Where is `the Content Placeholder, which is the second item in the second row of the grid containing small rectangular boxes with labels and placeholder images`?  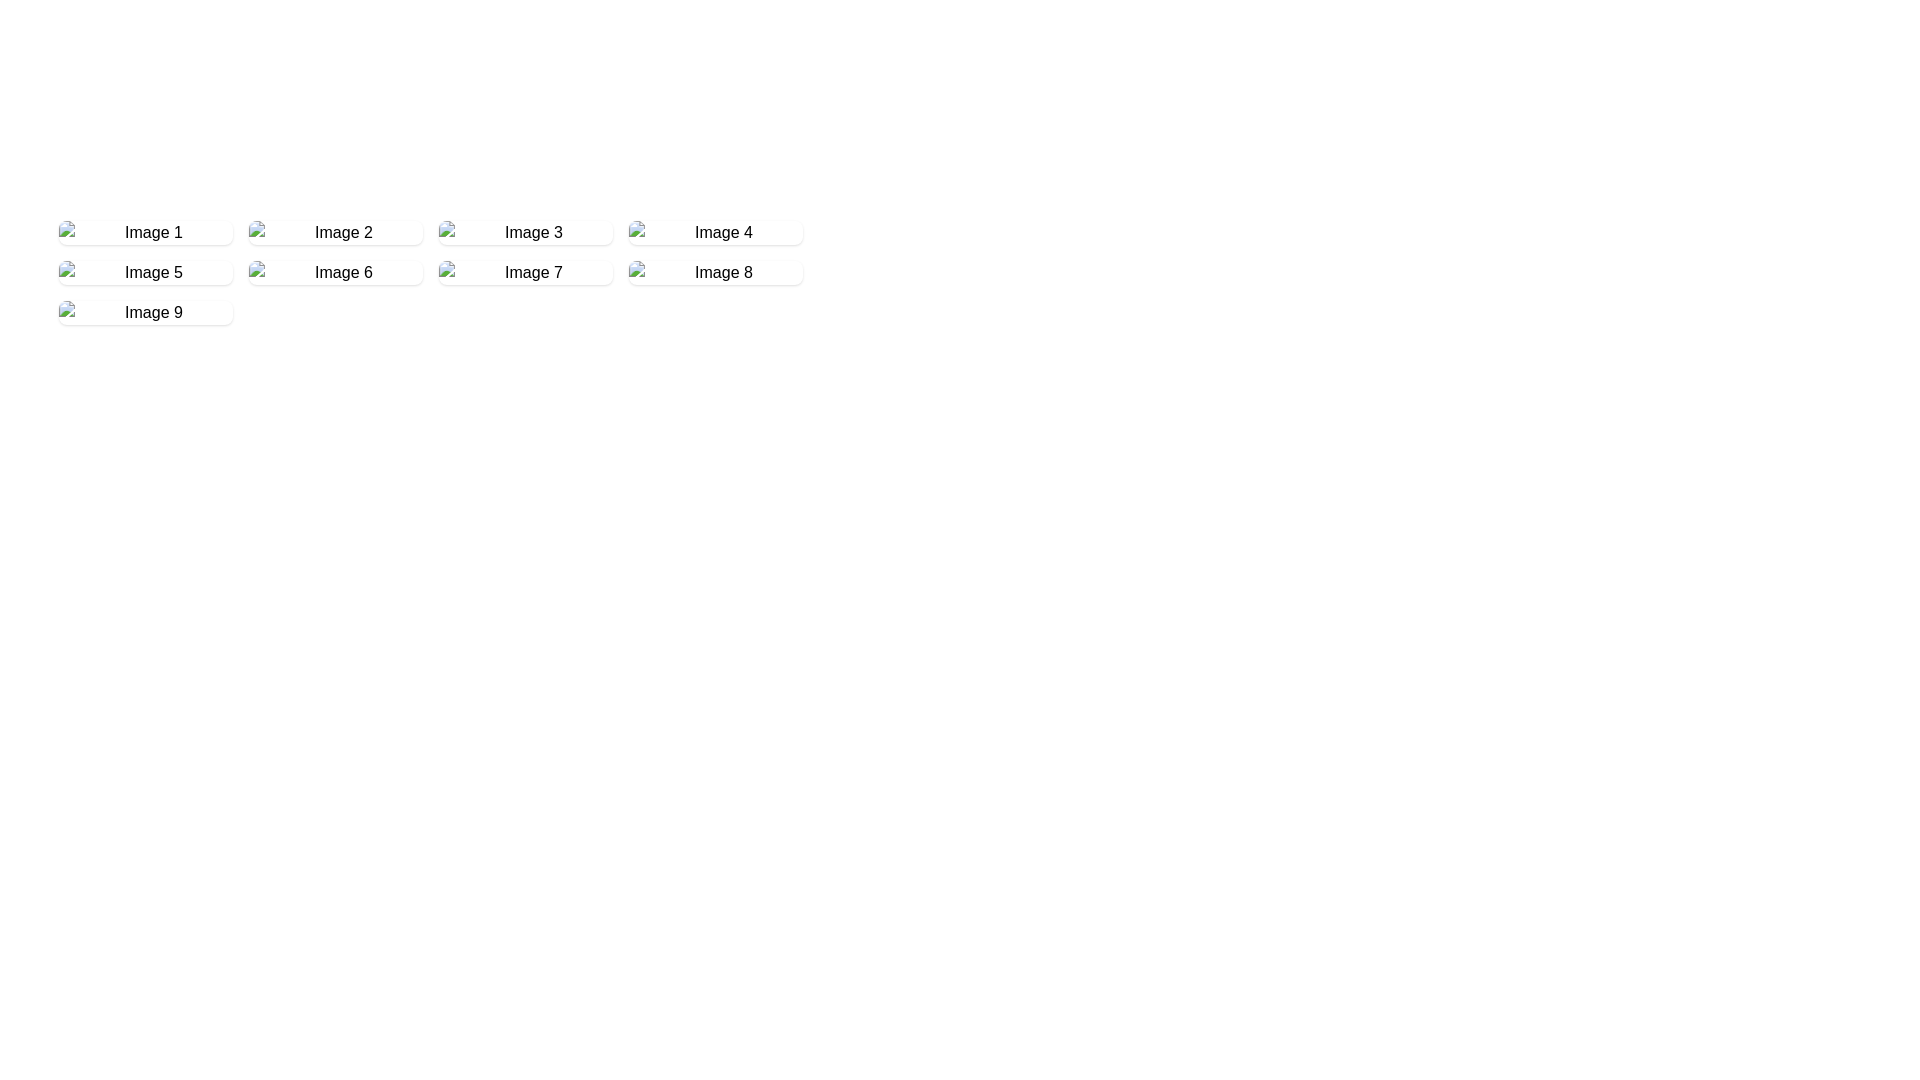 the Content Placeholder, which is the second item in the second row of the grid containing small rectangular boxes with labels and placeholder images is located at coordinates (430, 273).